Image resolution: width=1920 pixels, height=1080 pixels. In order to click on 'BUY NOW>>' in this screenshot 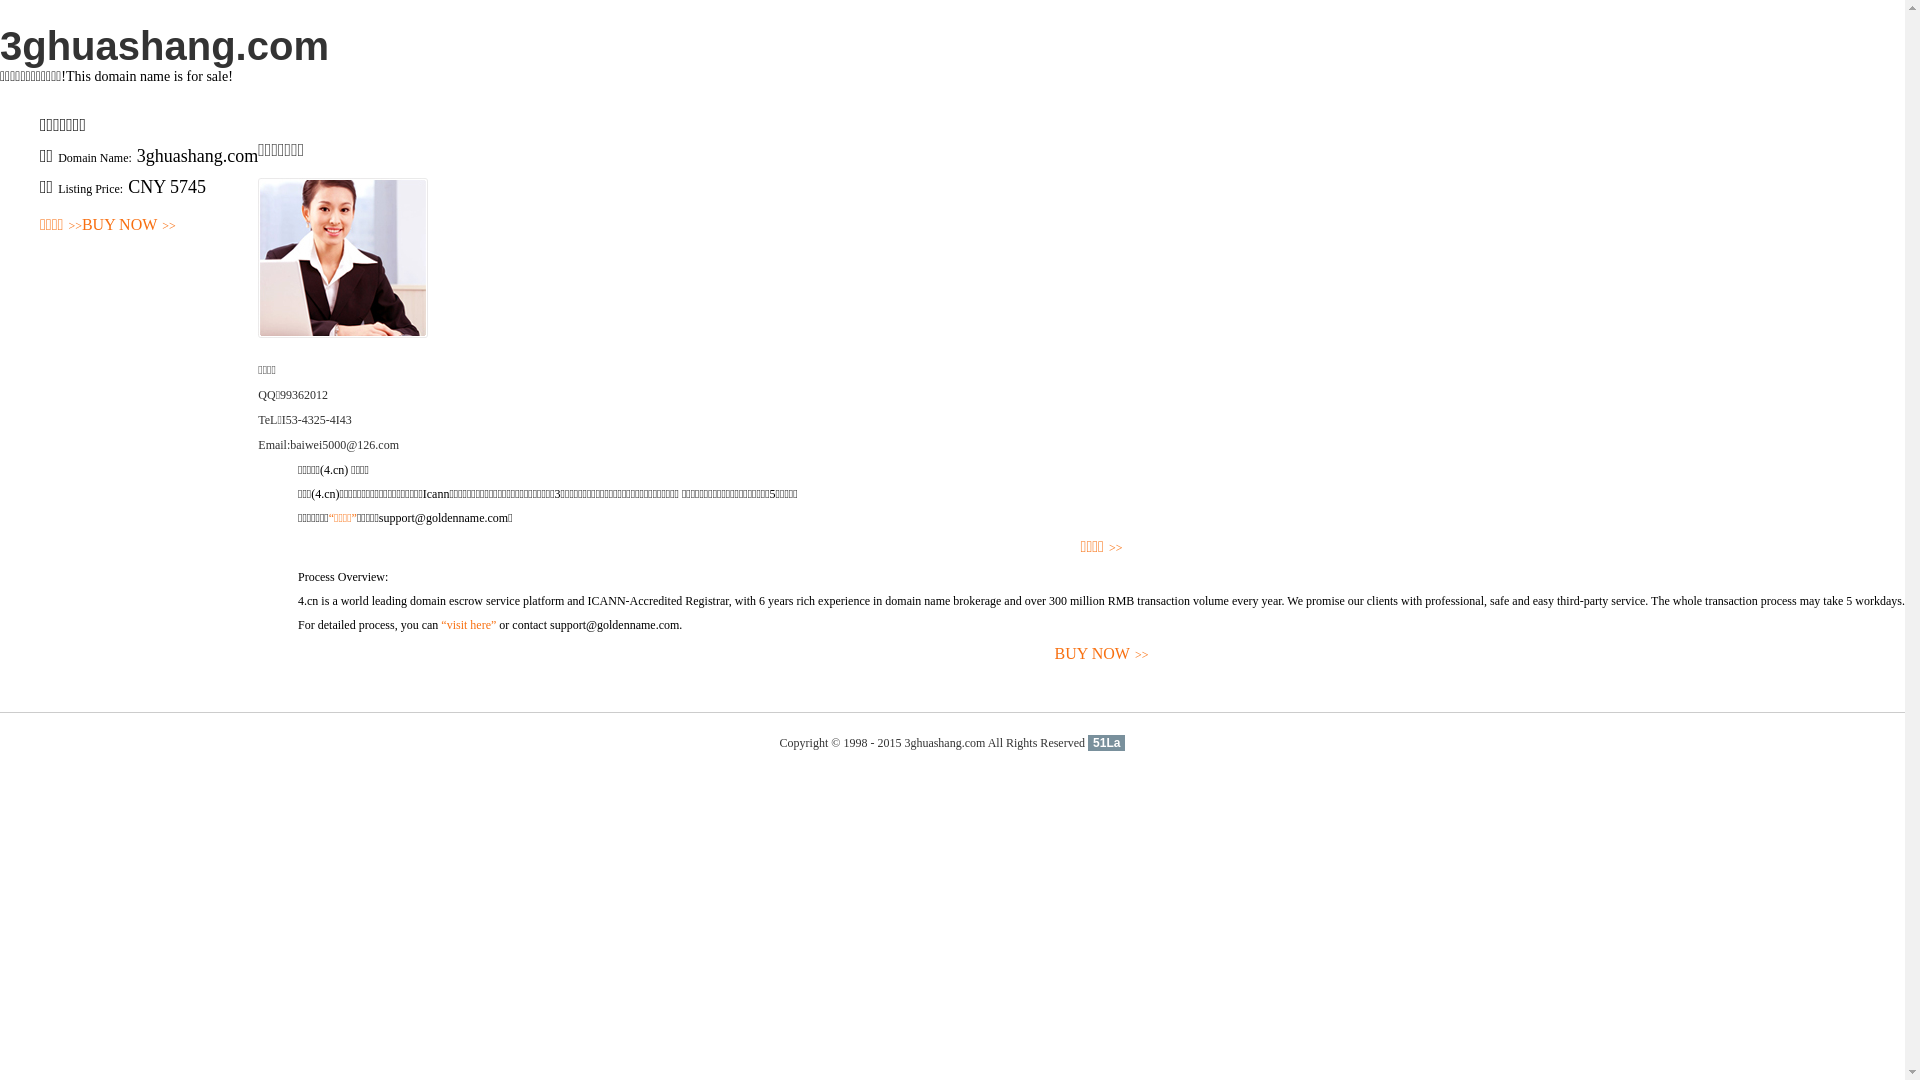, I will do `click(128, 225)`.